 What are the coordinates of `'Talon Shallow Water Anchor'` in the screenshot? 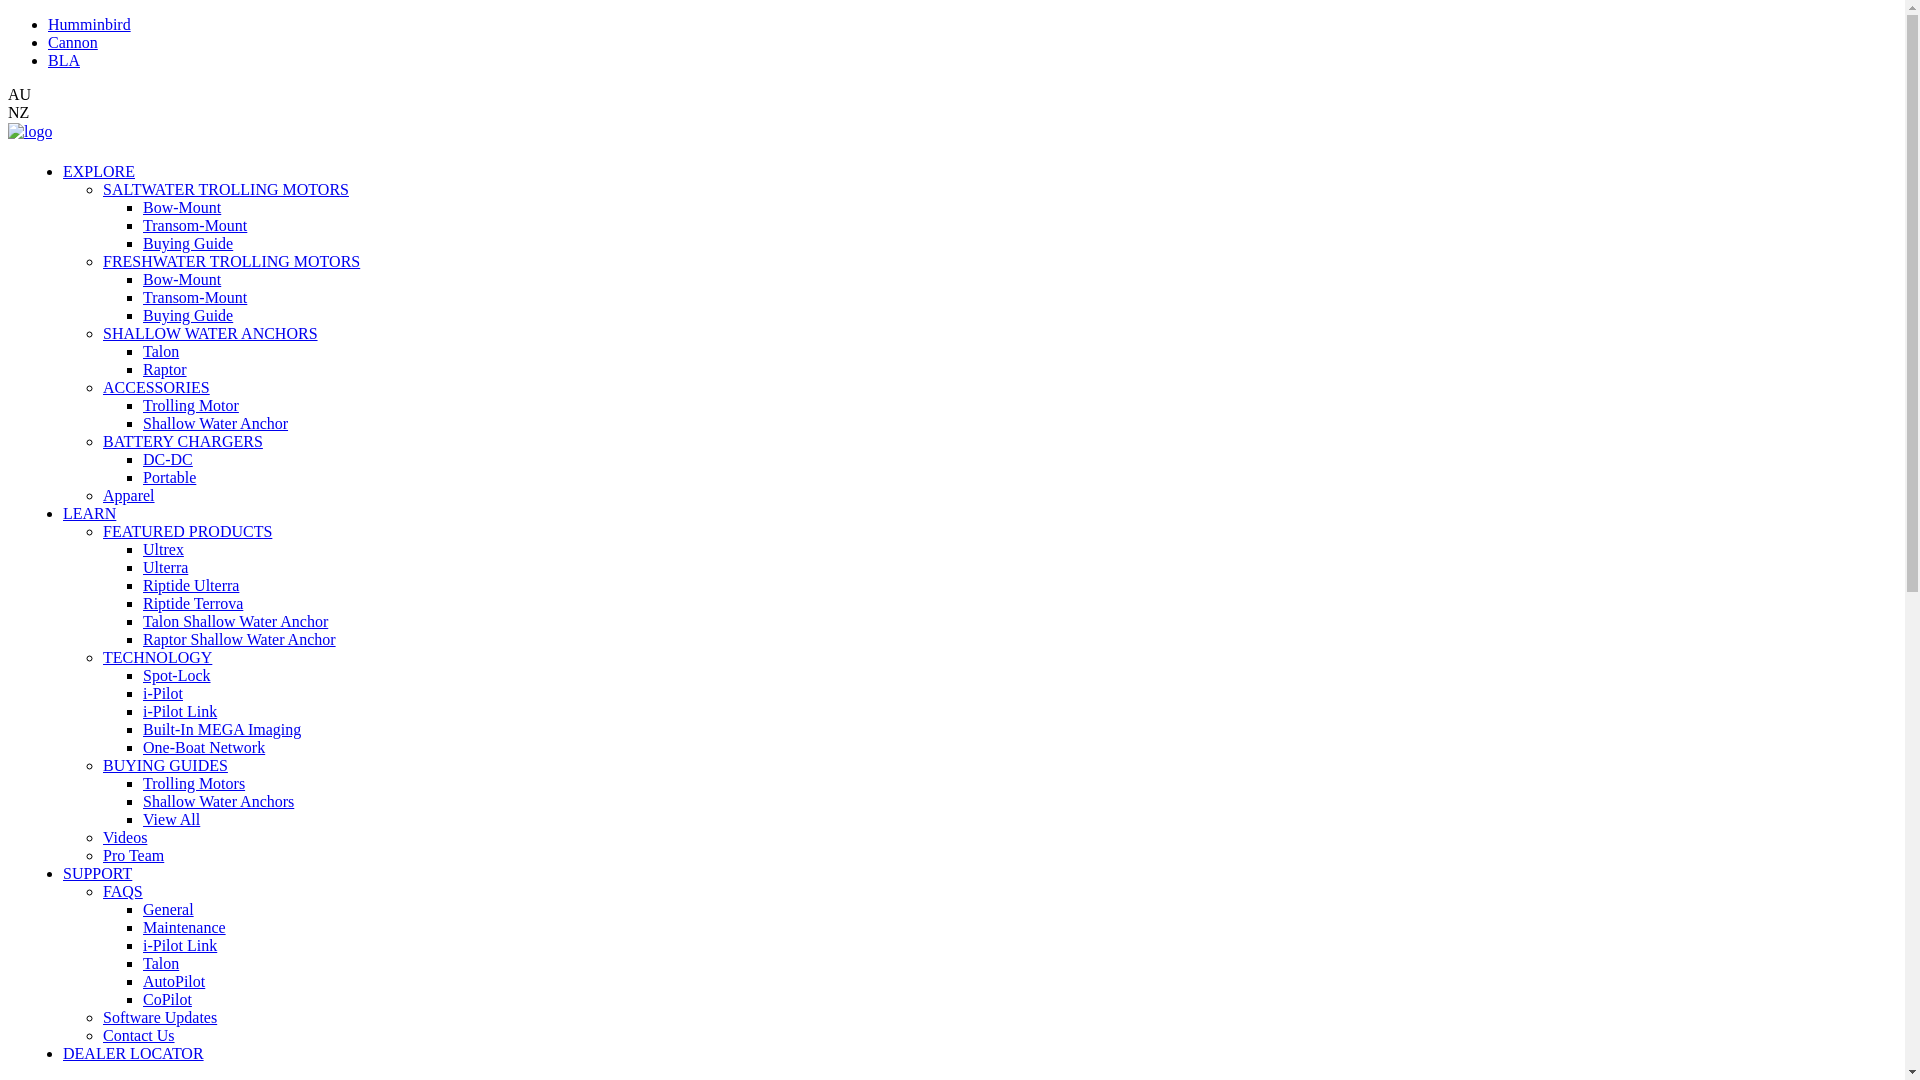 It's located at (142, 620).